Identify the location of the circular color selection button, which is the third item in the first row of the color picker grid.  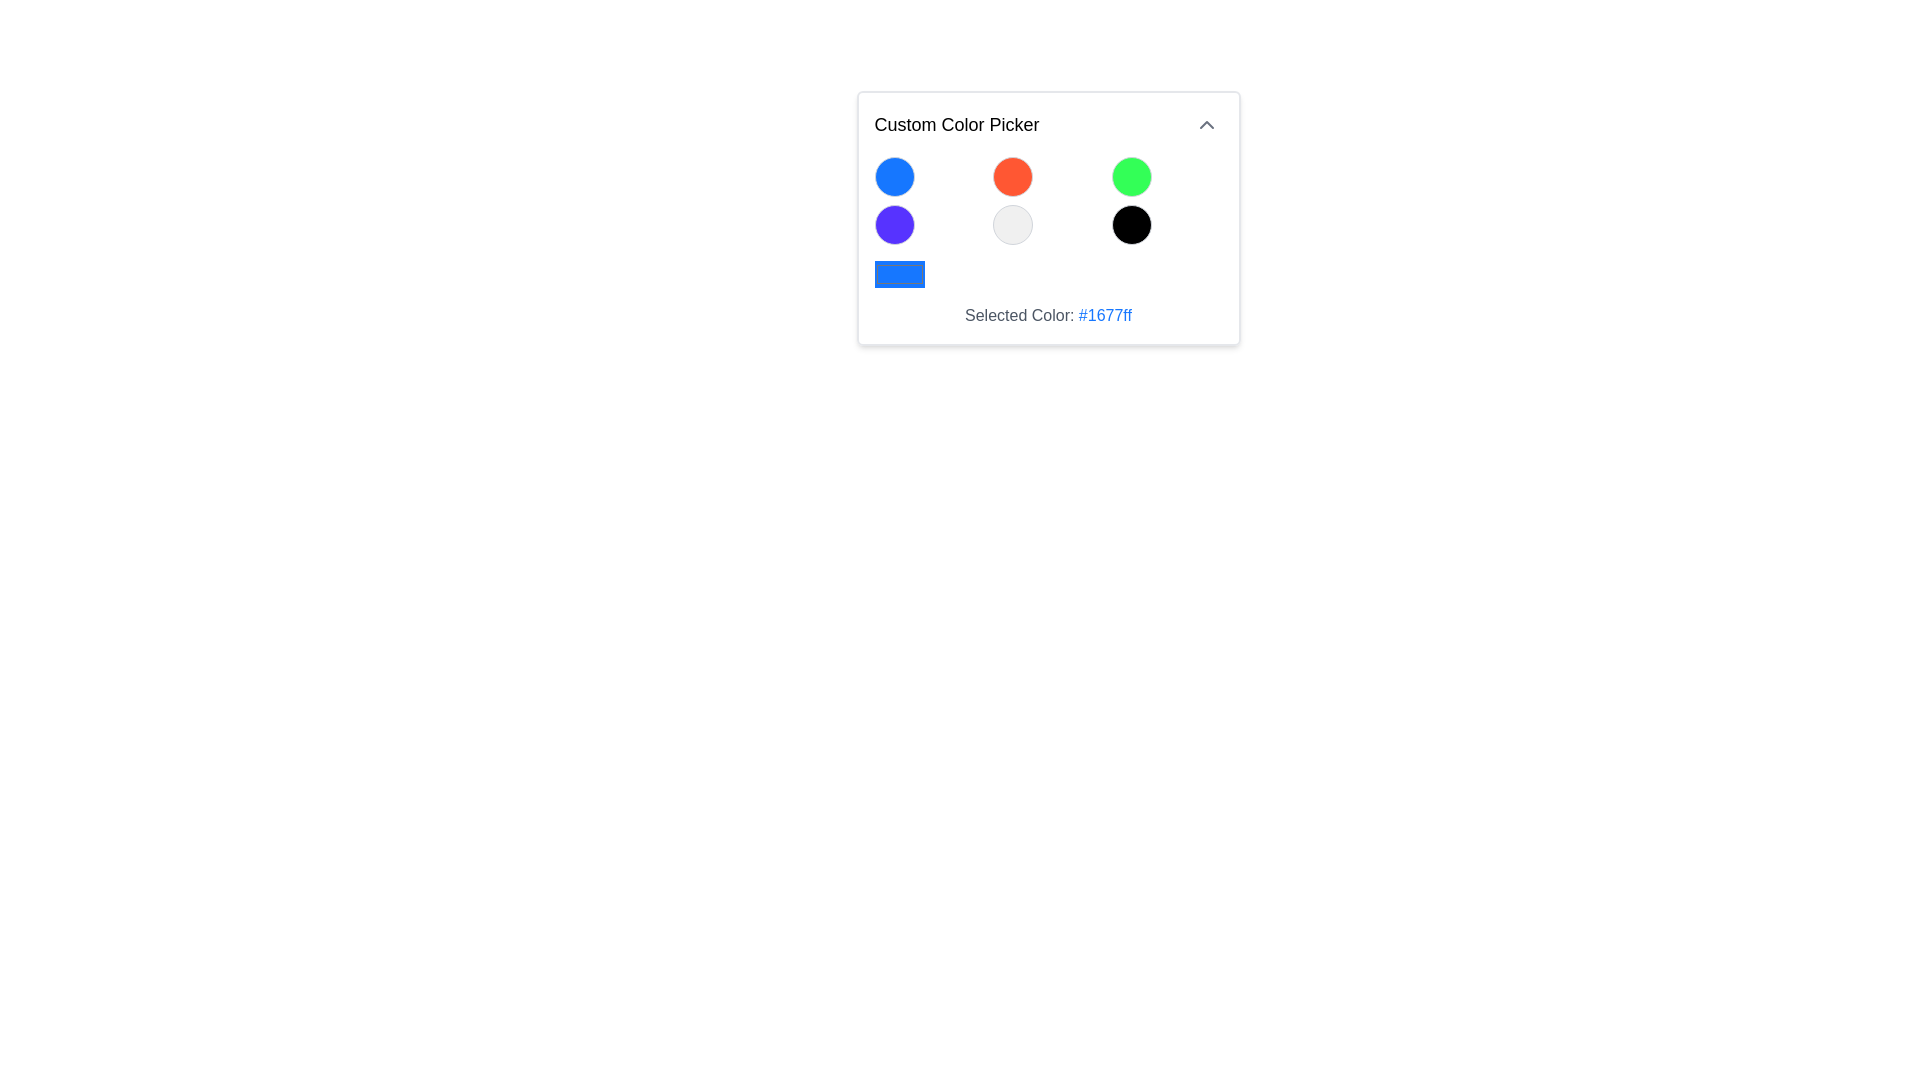
(1131, 176).